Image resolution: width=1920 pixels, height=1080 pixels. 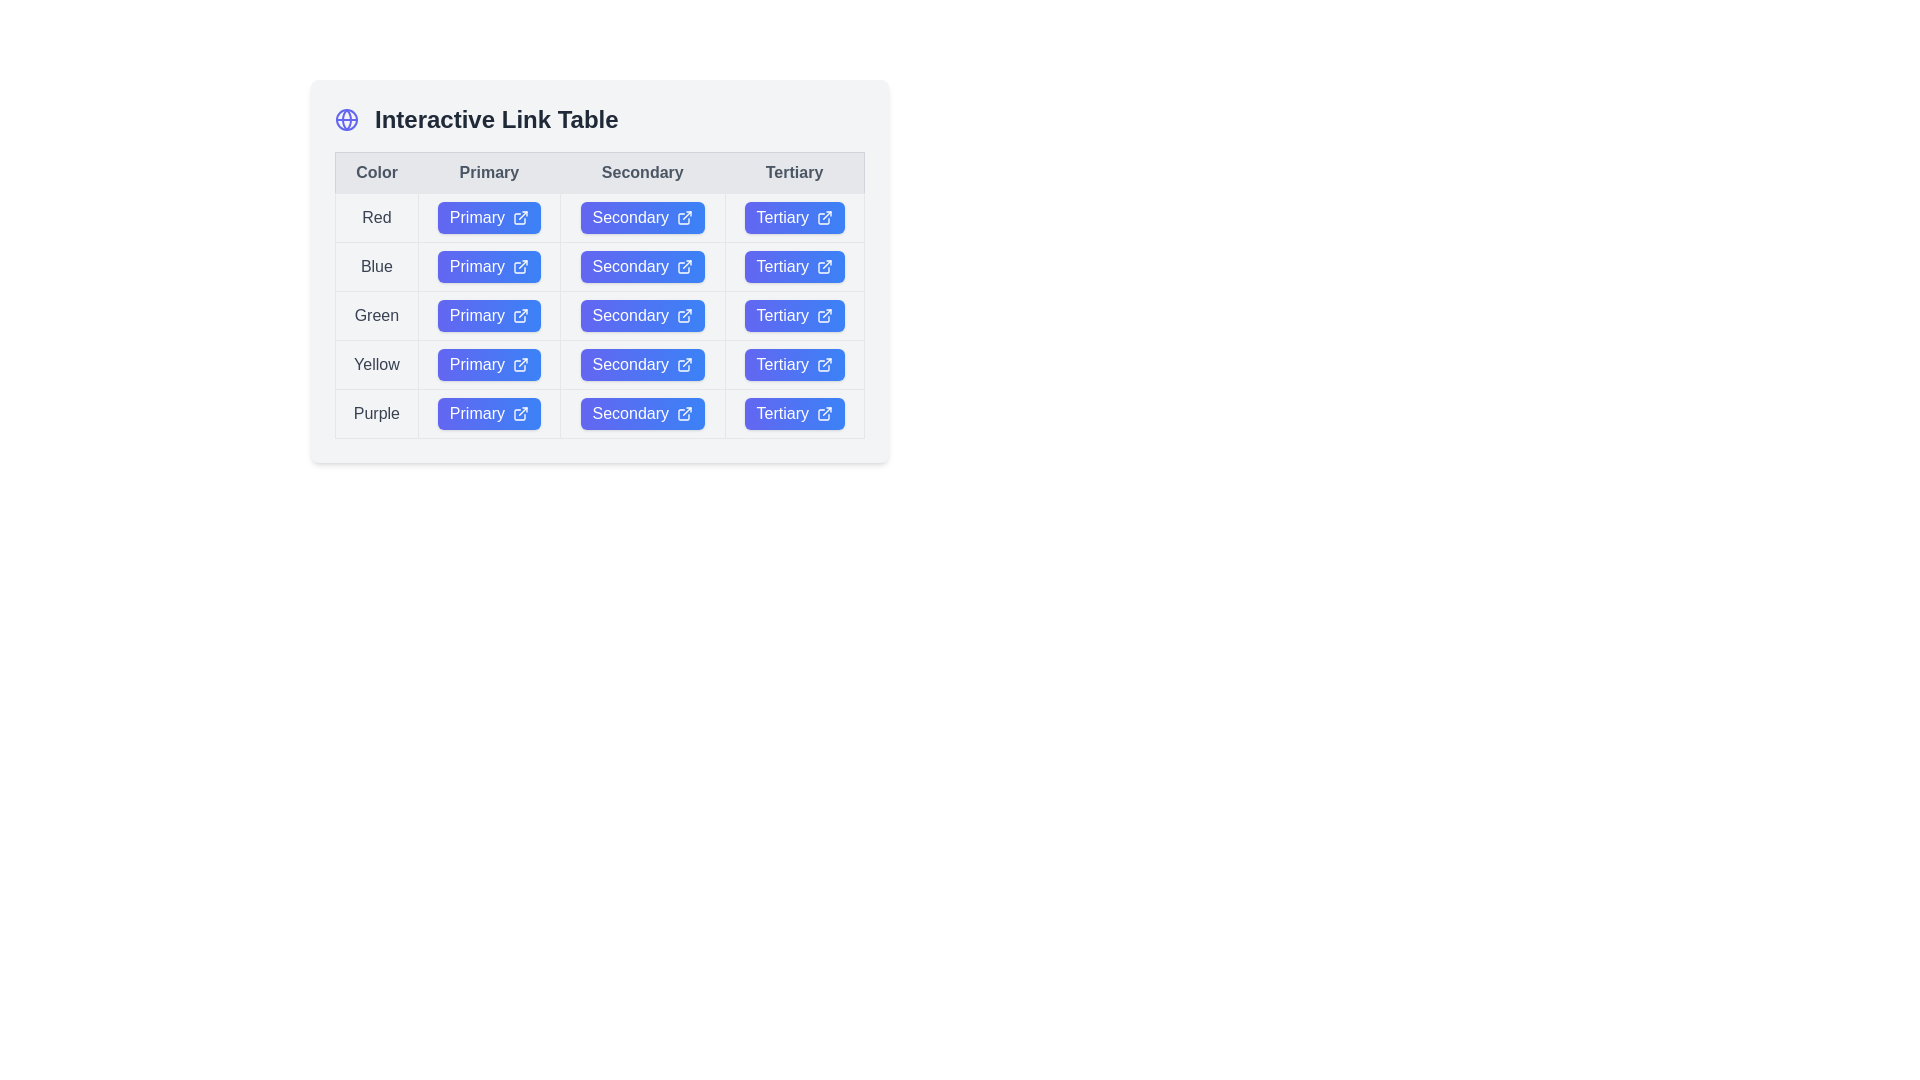 I want to click on the content of the 'Primary' text within the button located in the 'Green' row and 'Primary' column of the table, so click(x=476, y=315).